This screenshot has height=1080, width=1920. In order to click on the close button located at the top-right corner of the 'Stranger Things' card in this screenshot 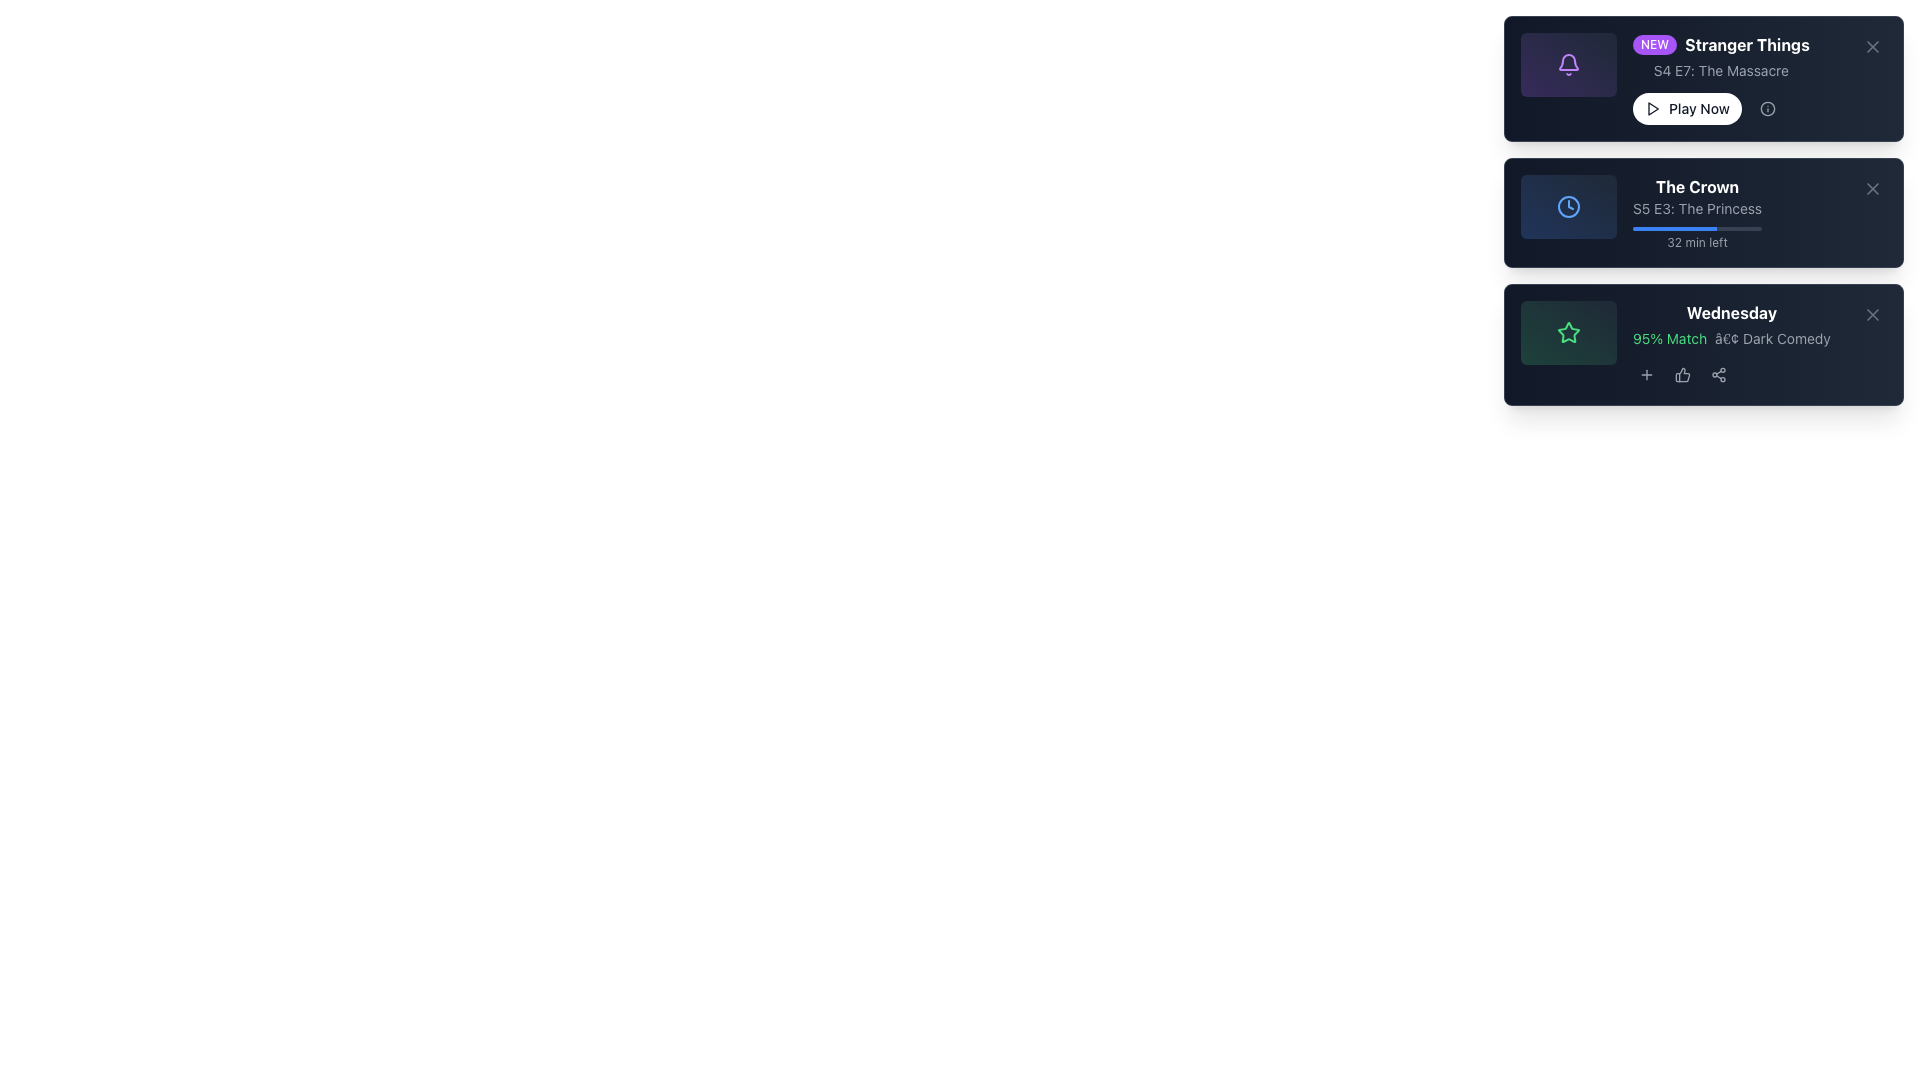, I will do `click(1871, 45)`.